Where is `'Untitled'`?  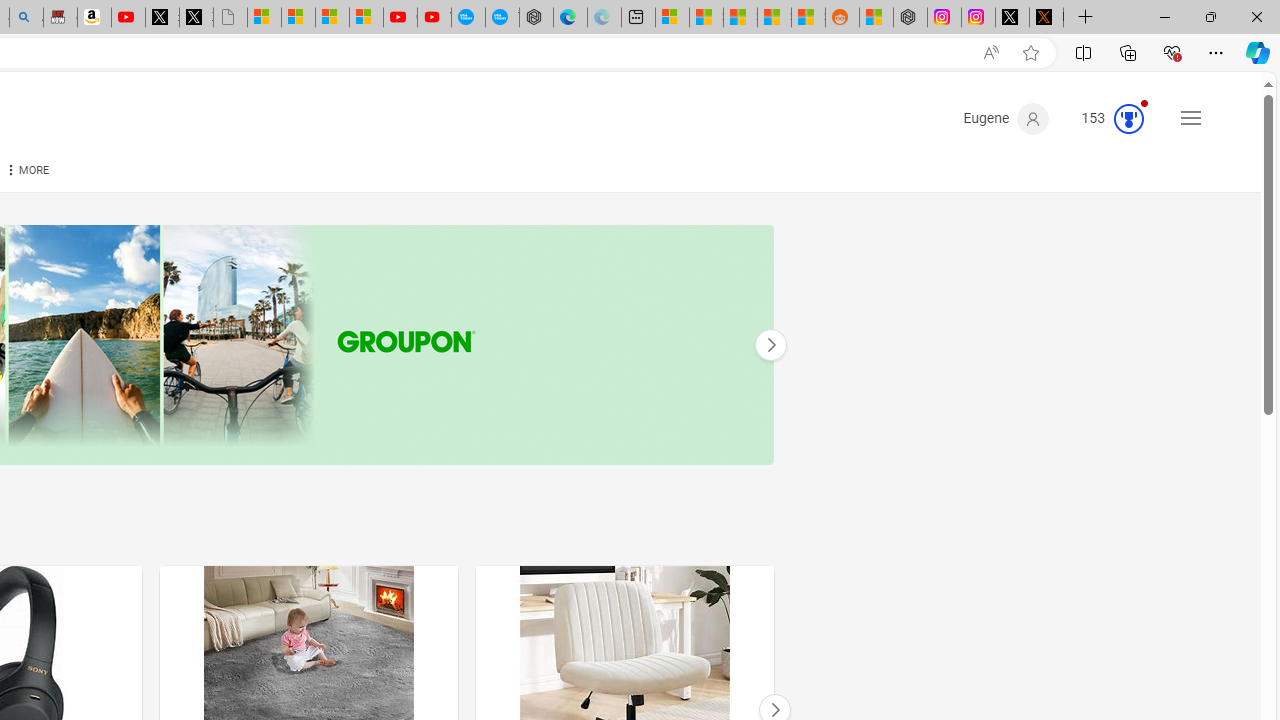
'Untitled' is located at coordinates (230, 17).